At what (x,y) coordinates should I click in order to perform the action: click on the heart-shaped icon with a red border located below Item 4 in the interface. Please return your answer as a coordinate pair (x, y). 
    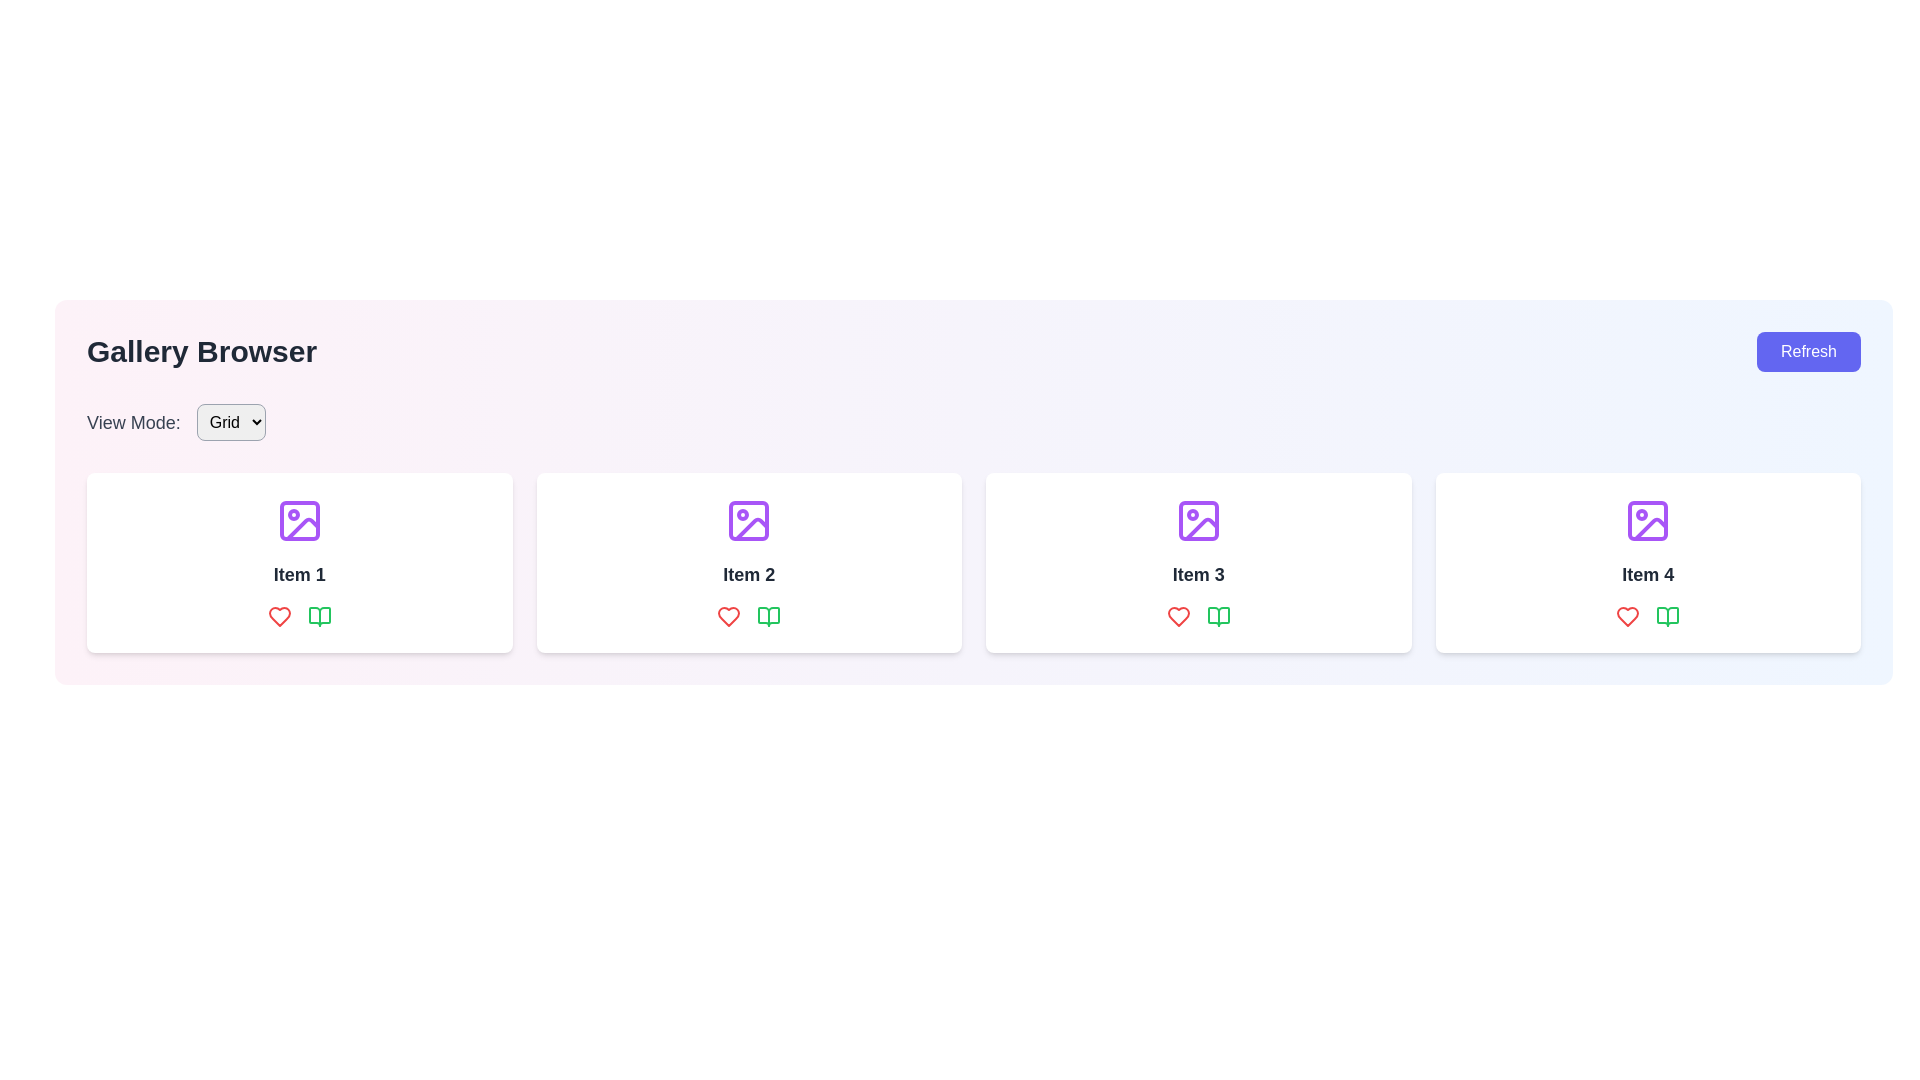
    Looking at the image, I should click on (1628, 616).